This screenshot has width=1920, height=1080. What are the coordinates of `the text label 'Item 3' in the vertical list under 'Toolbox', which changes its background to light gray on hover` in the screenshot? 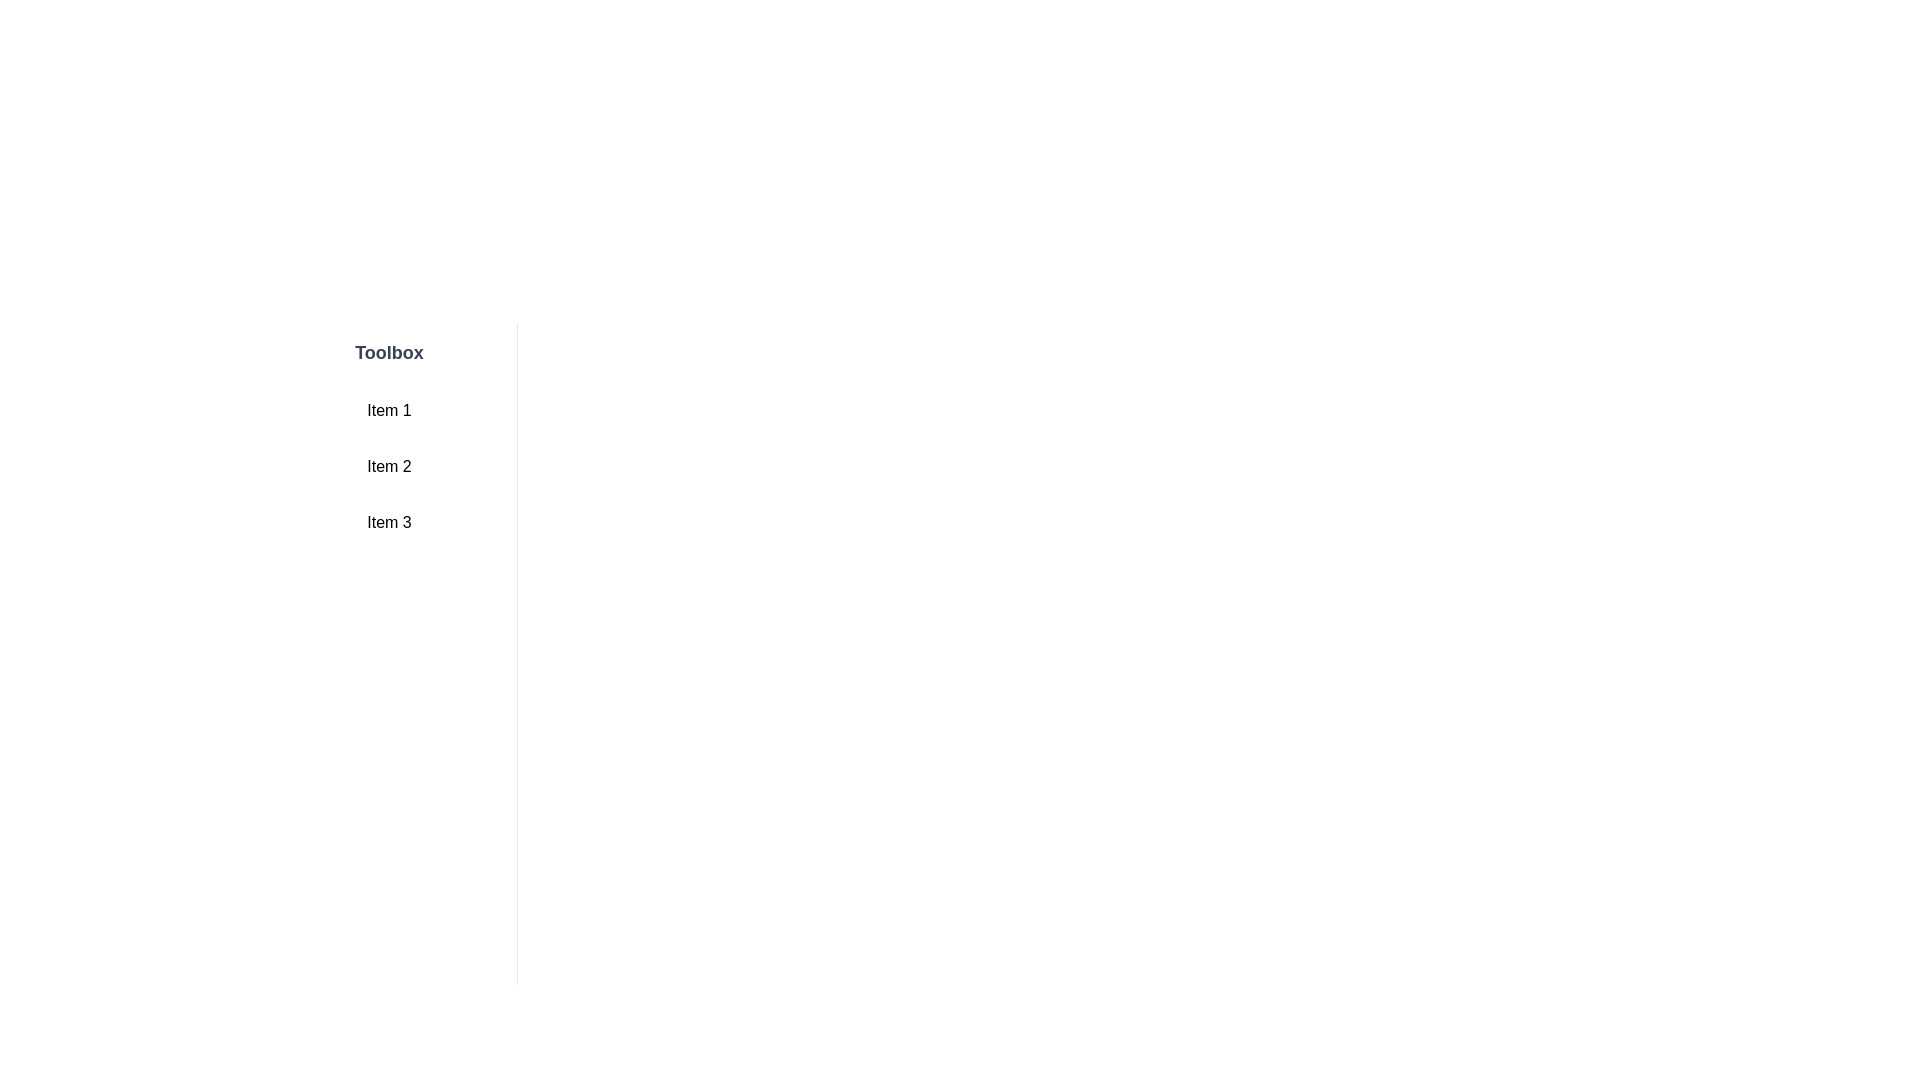 It's located at (389, 522).